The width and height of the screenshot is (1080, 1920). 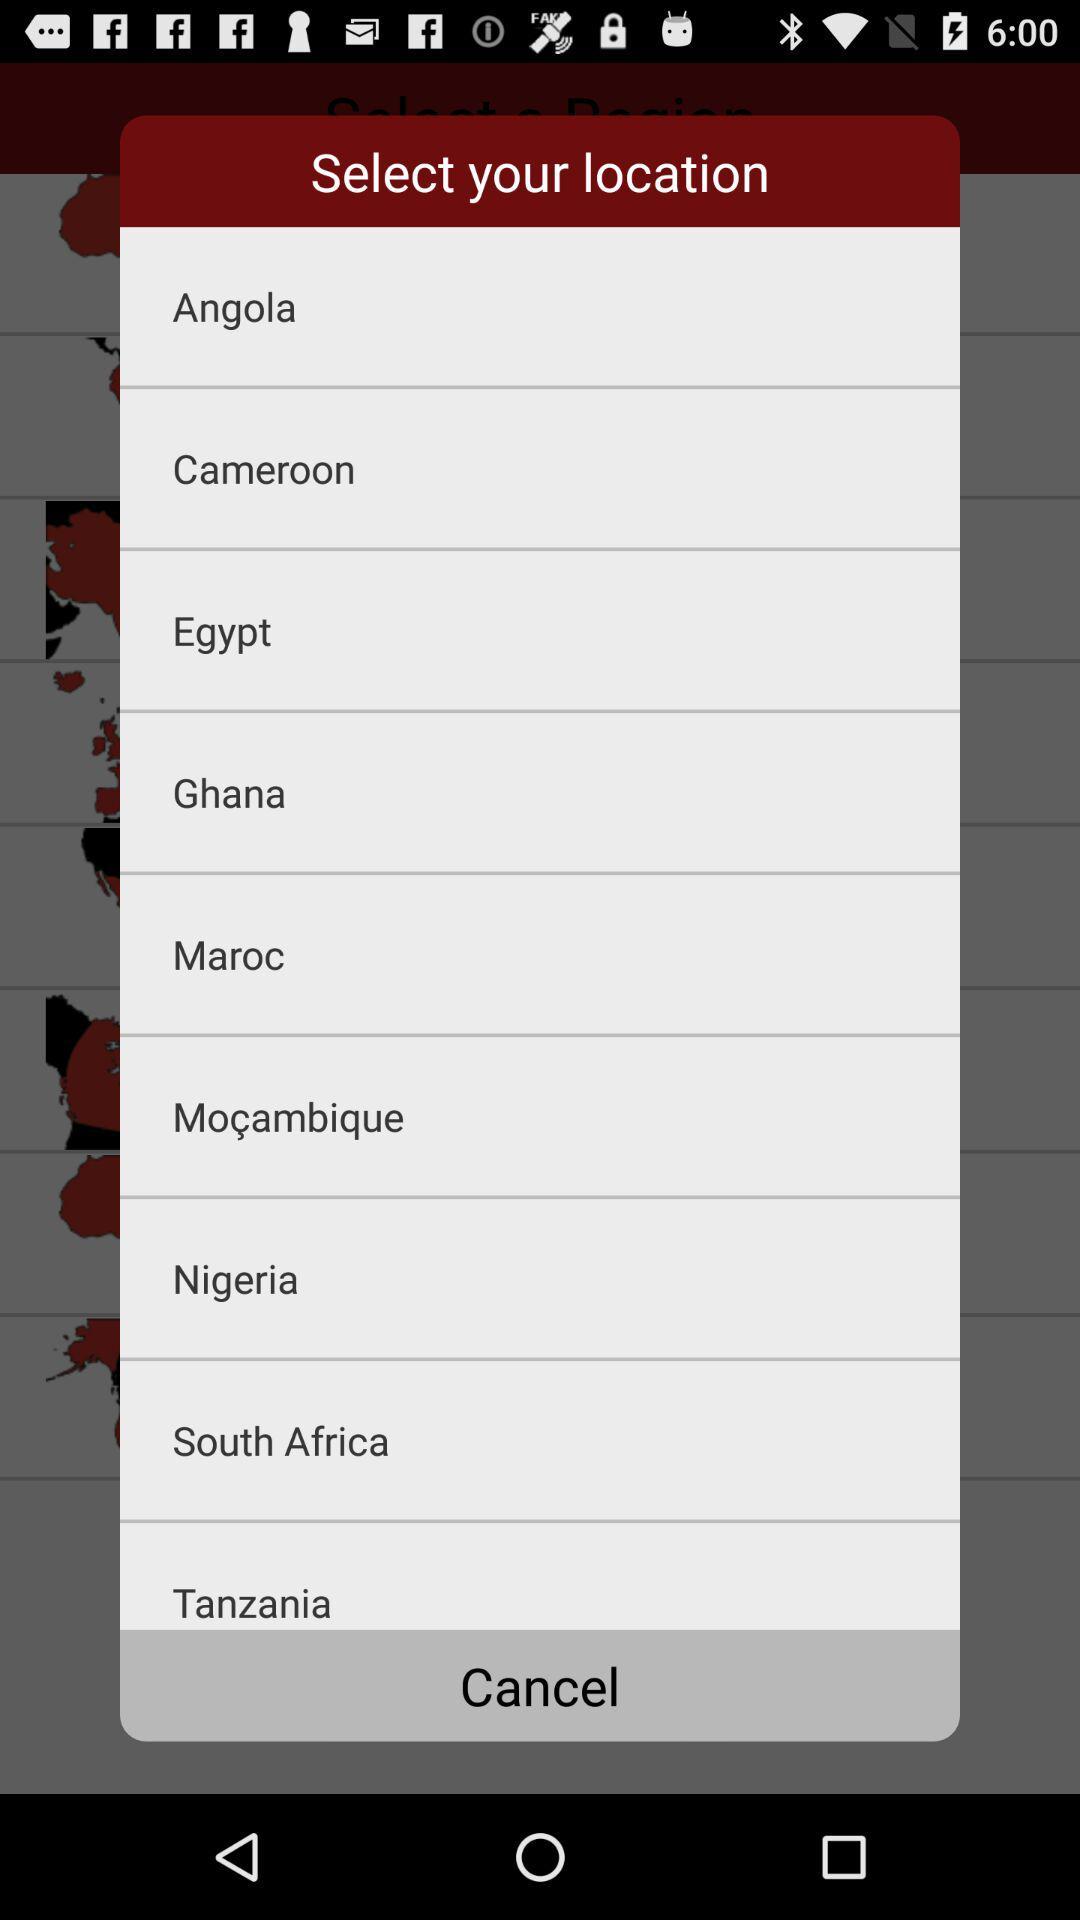 I want to click on icon below the select your location app, so click(x=566, y=305).